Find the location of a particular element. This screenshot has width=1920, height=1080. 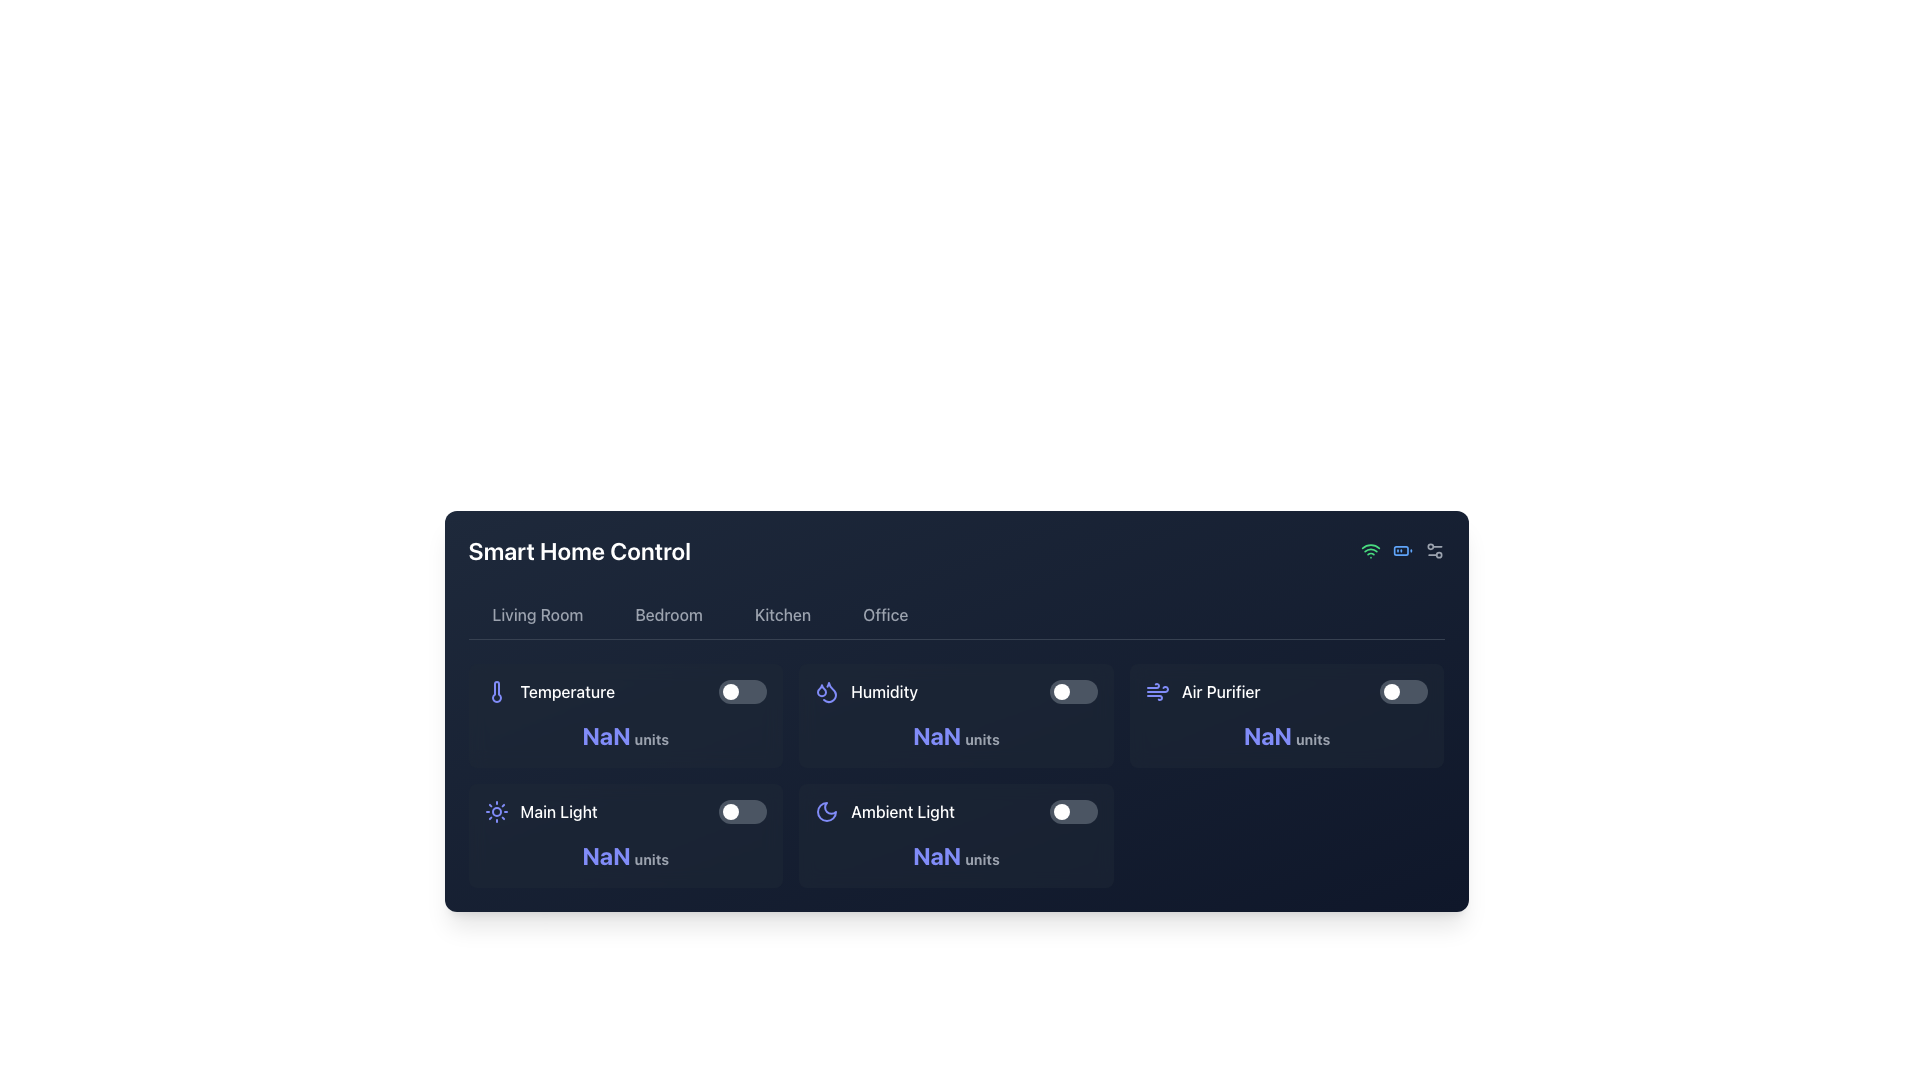

the thermometer icon, which is styled with a light indigo hue and positioned to the left of the 'Temperature' label is located at coordinates (496, 690).